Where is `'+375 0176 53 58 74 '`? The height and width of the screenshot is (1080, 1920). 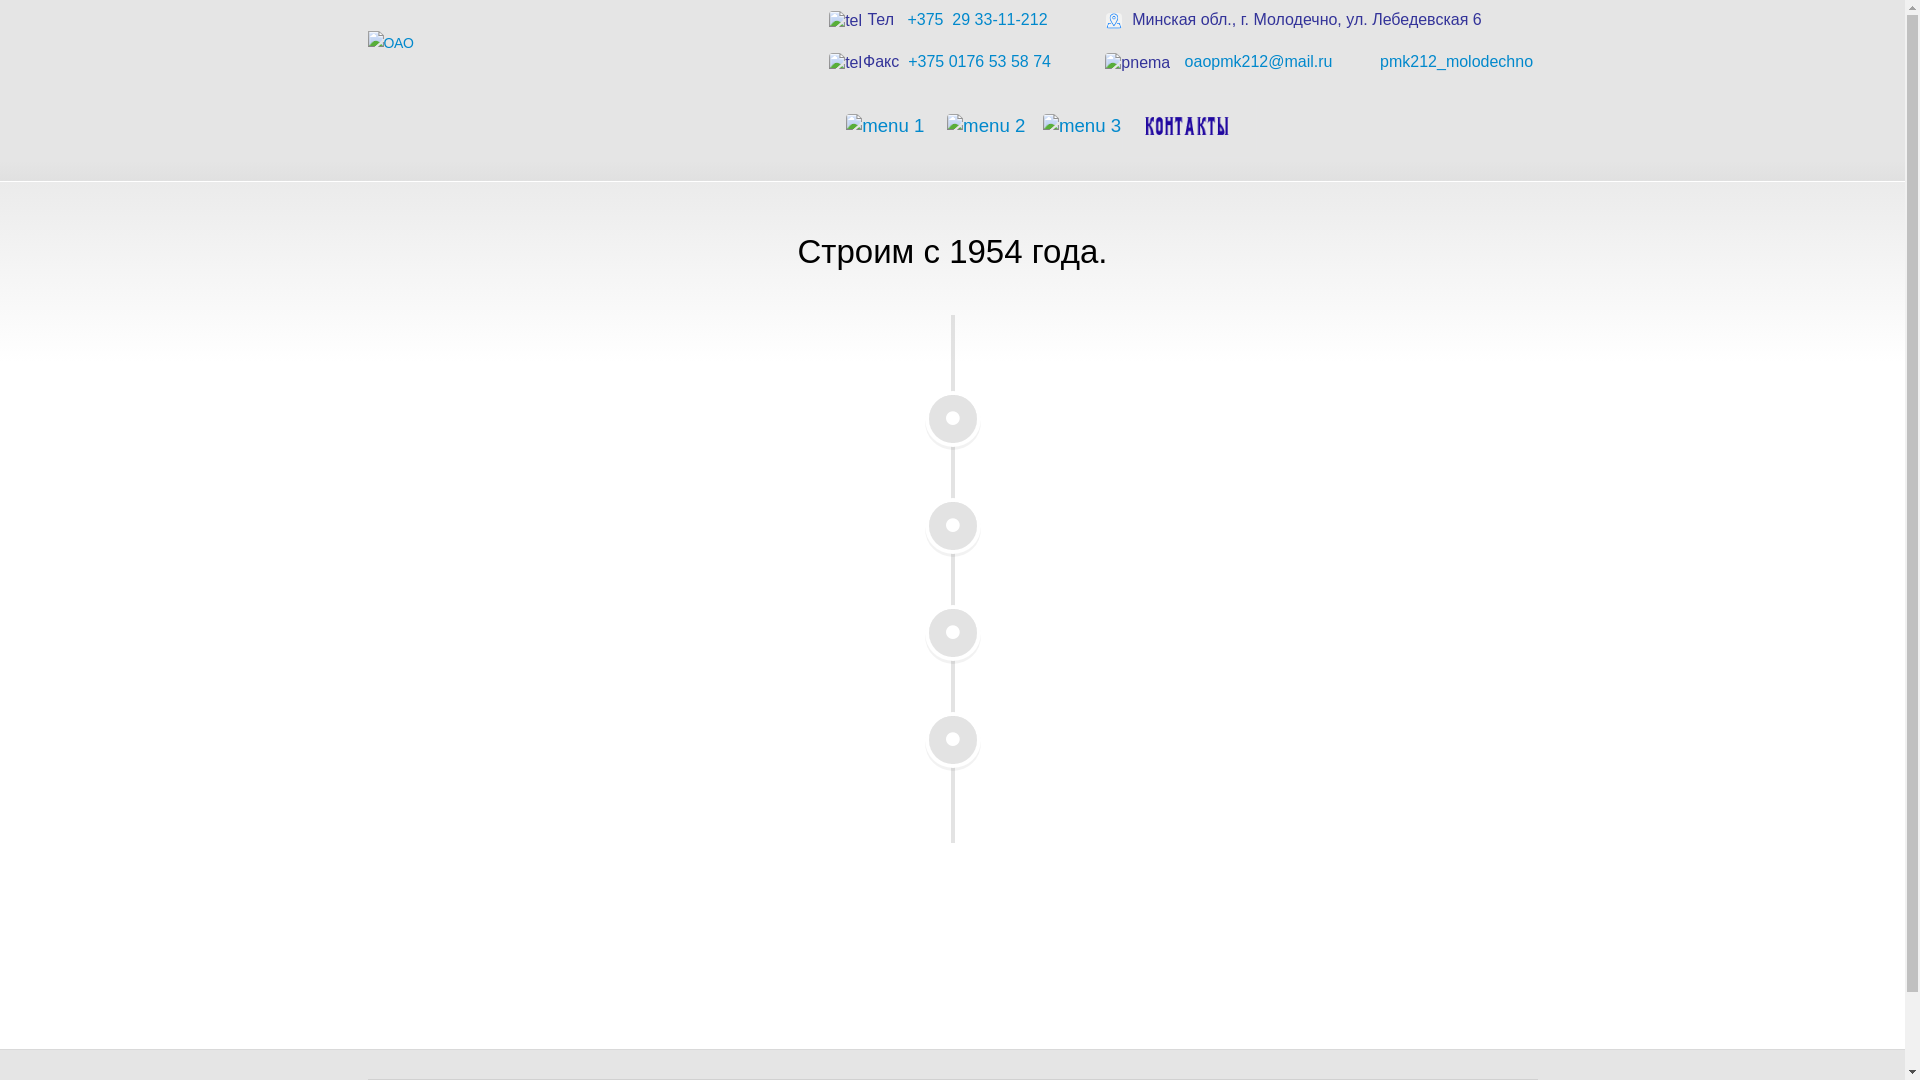
'+375 0176 53 58 74 ' is located at coordinates (981, 60).